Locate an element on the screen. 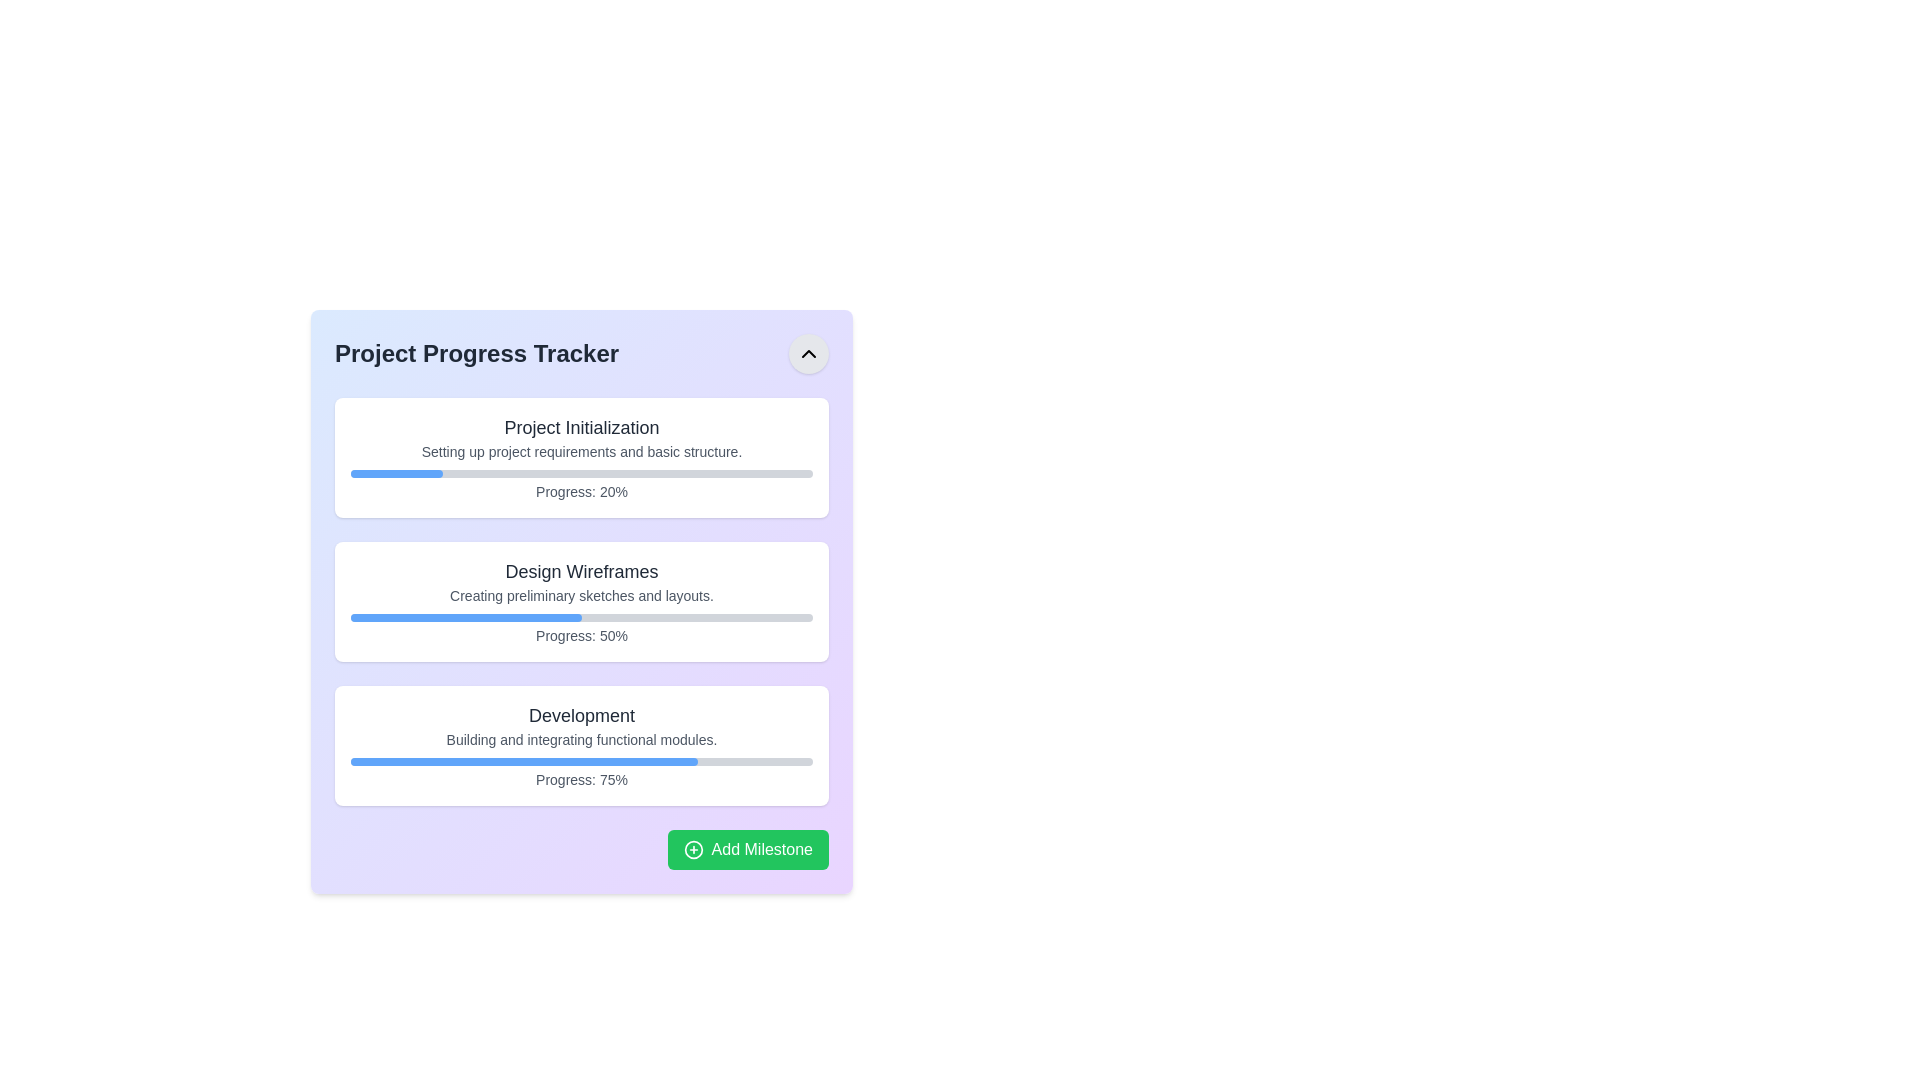 Image resolution: width=1920 pixels, height=1080 pixels. the text label reading 'Design Wireframes', which is styled with a larger font size and gray color, located at the top of the second card in the progress tracker interface is located at coordinates (580, 571).